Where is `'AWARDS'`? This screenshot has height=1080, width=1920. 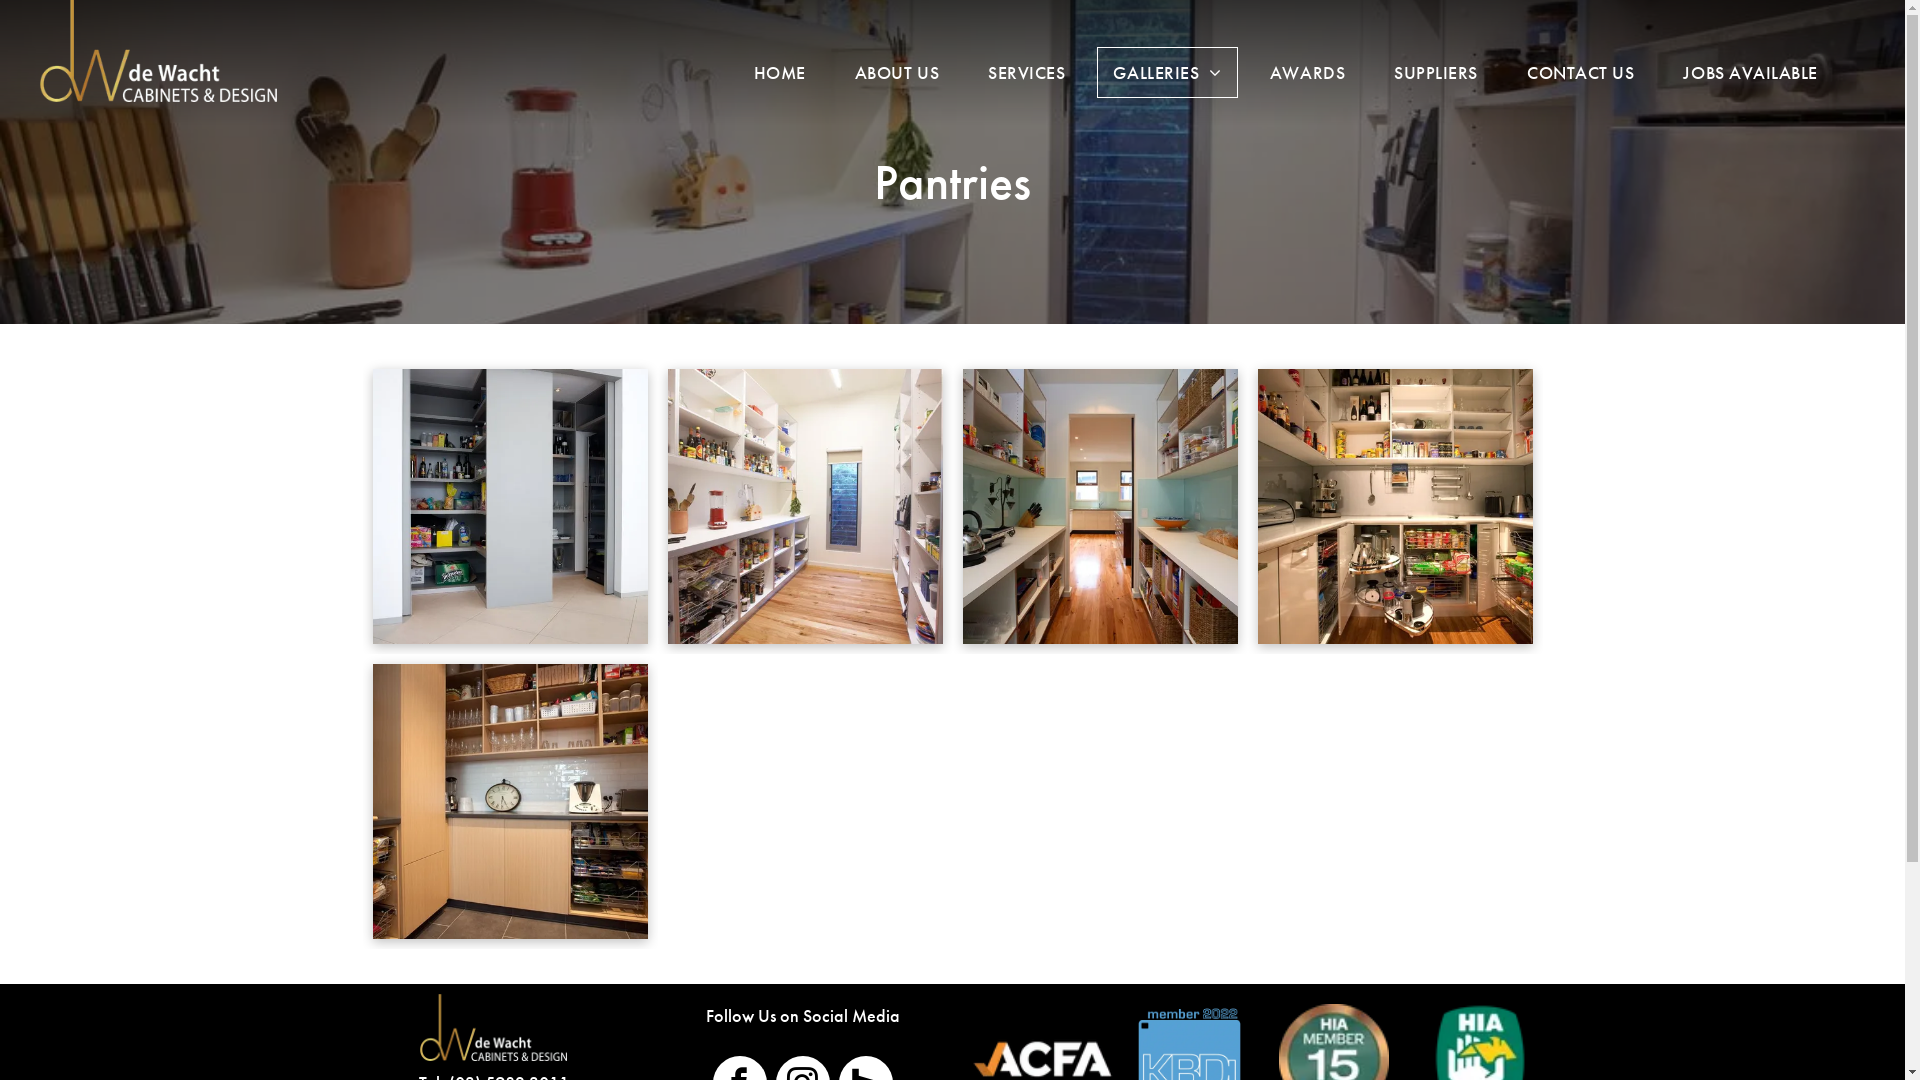
'AWARDS' is located at coordinates (1307, 71).